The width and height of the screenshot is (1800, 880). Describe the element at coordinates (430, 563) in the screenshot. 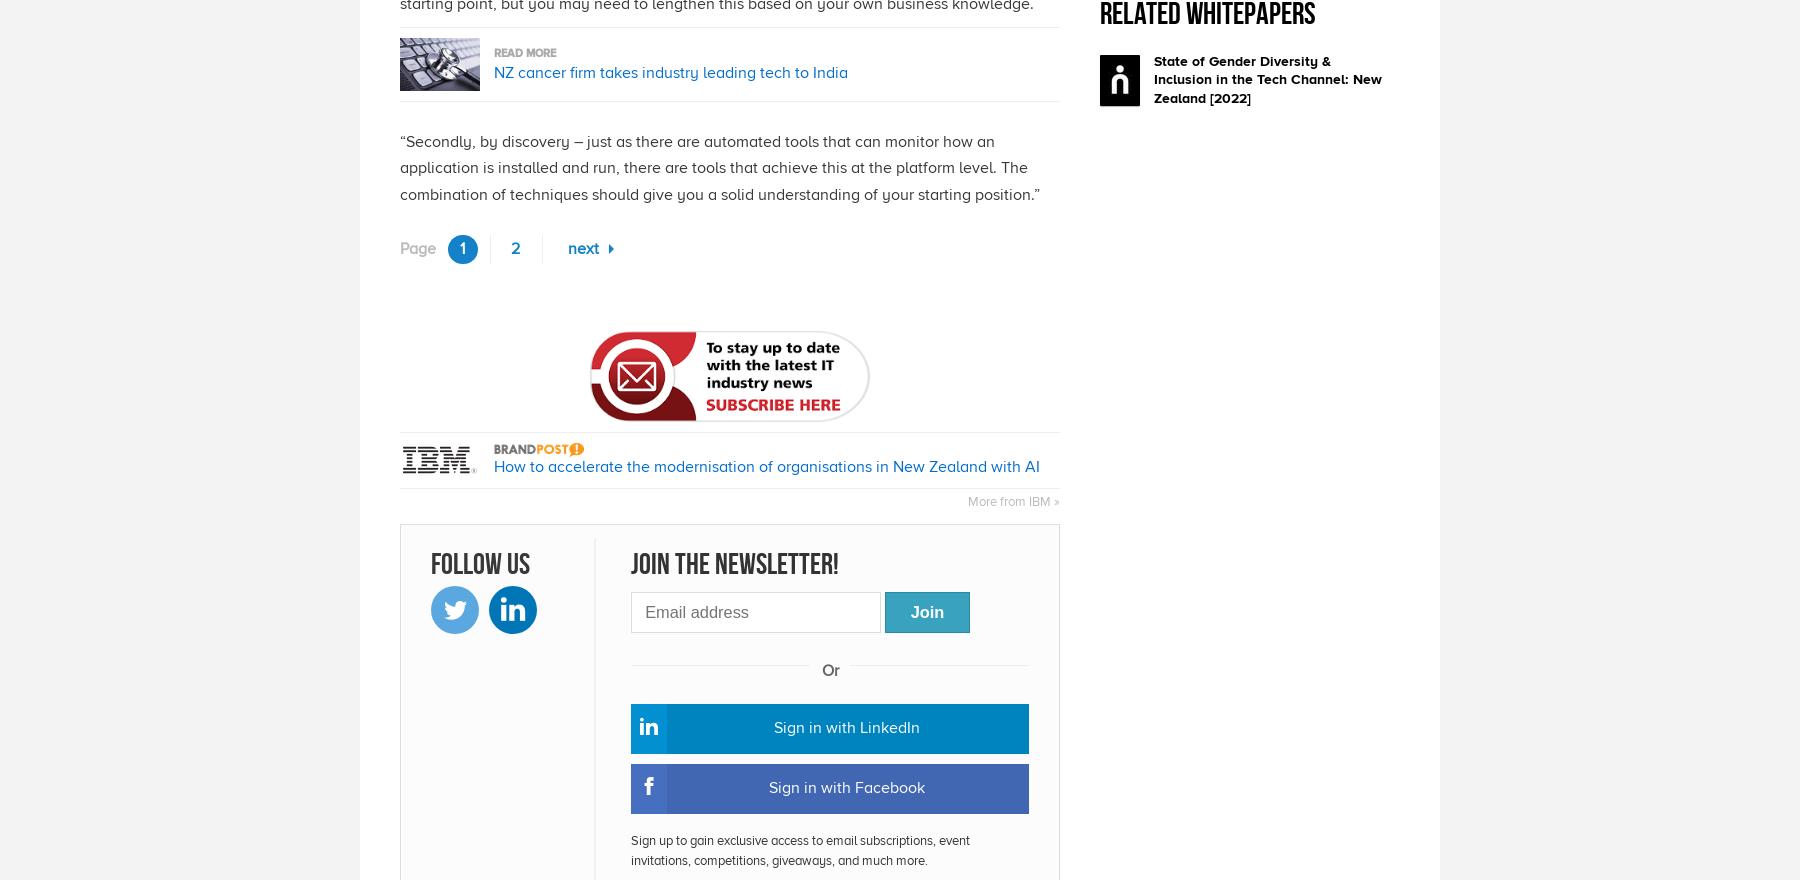

I see `'Follow Us'` at that location.